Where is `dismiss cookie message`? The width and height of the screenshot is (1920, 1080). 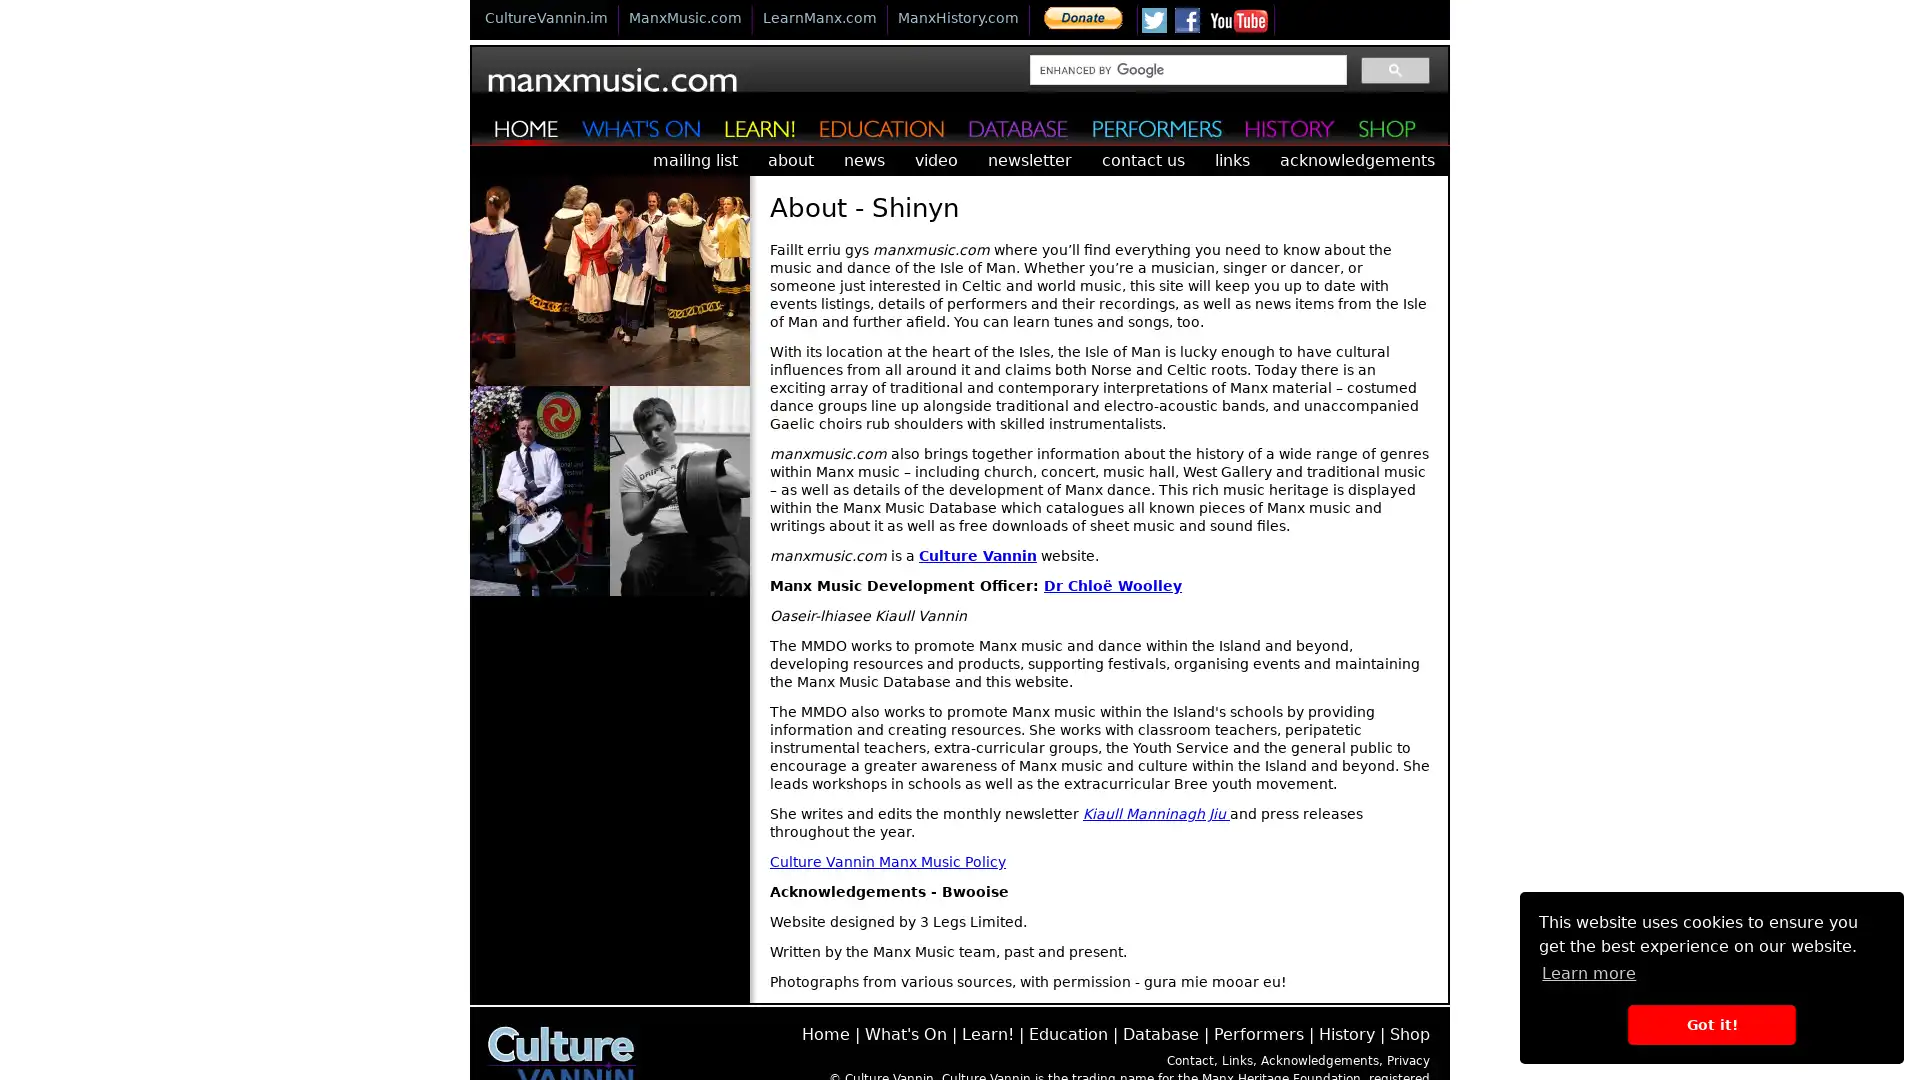
dismiss cookie message is located at coordinates (1710, 1024).